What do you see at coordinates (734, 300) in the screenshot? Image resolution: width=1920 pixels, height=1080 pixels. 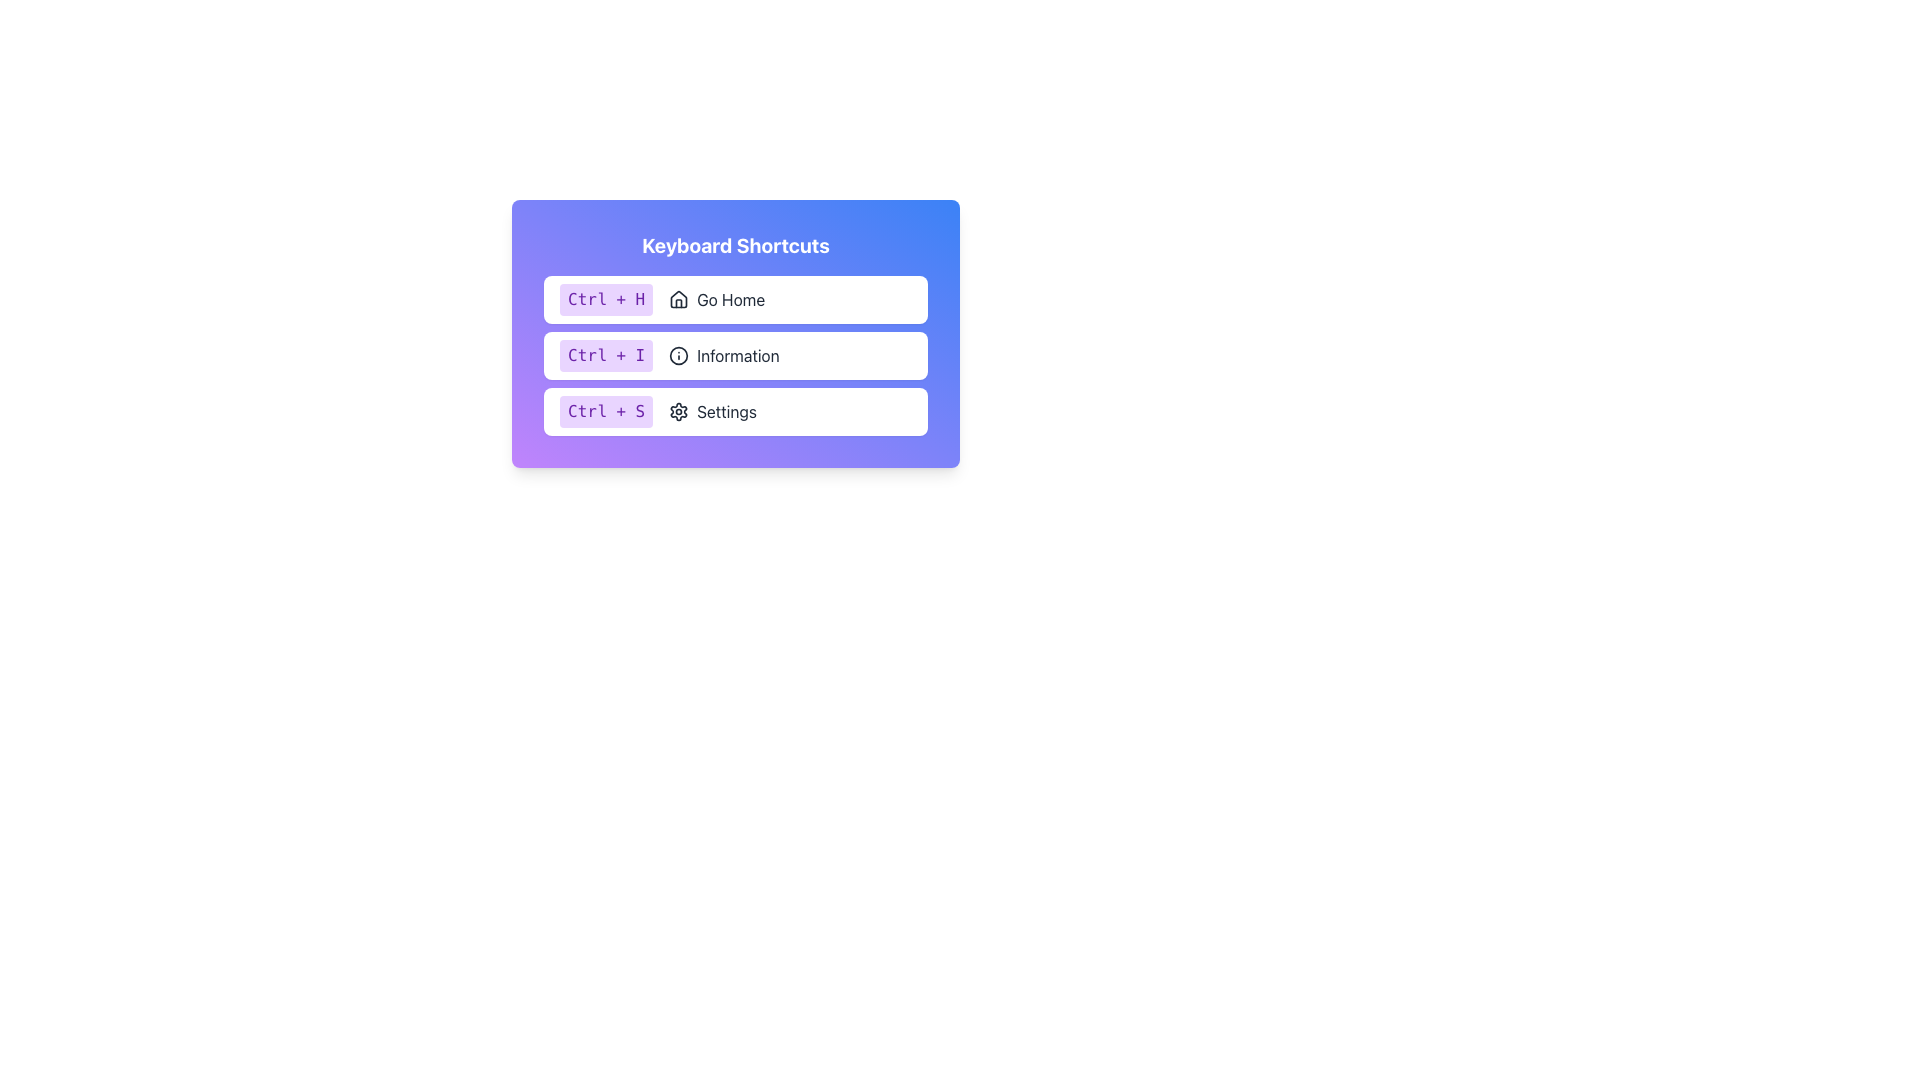 I see `the keyboard shortcut button that indicates 'Ctrl + H' for navigating to the 'Home' section within the blue panel titled 'Keyboard Shortcuts'` at bounding box center [734, 300].